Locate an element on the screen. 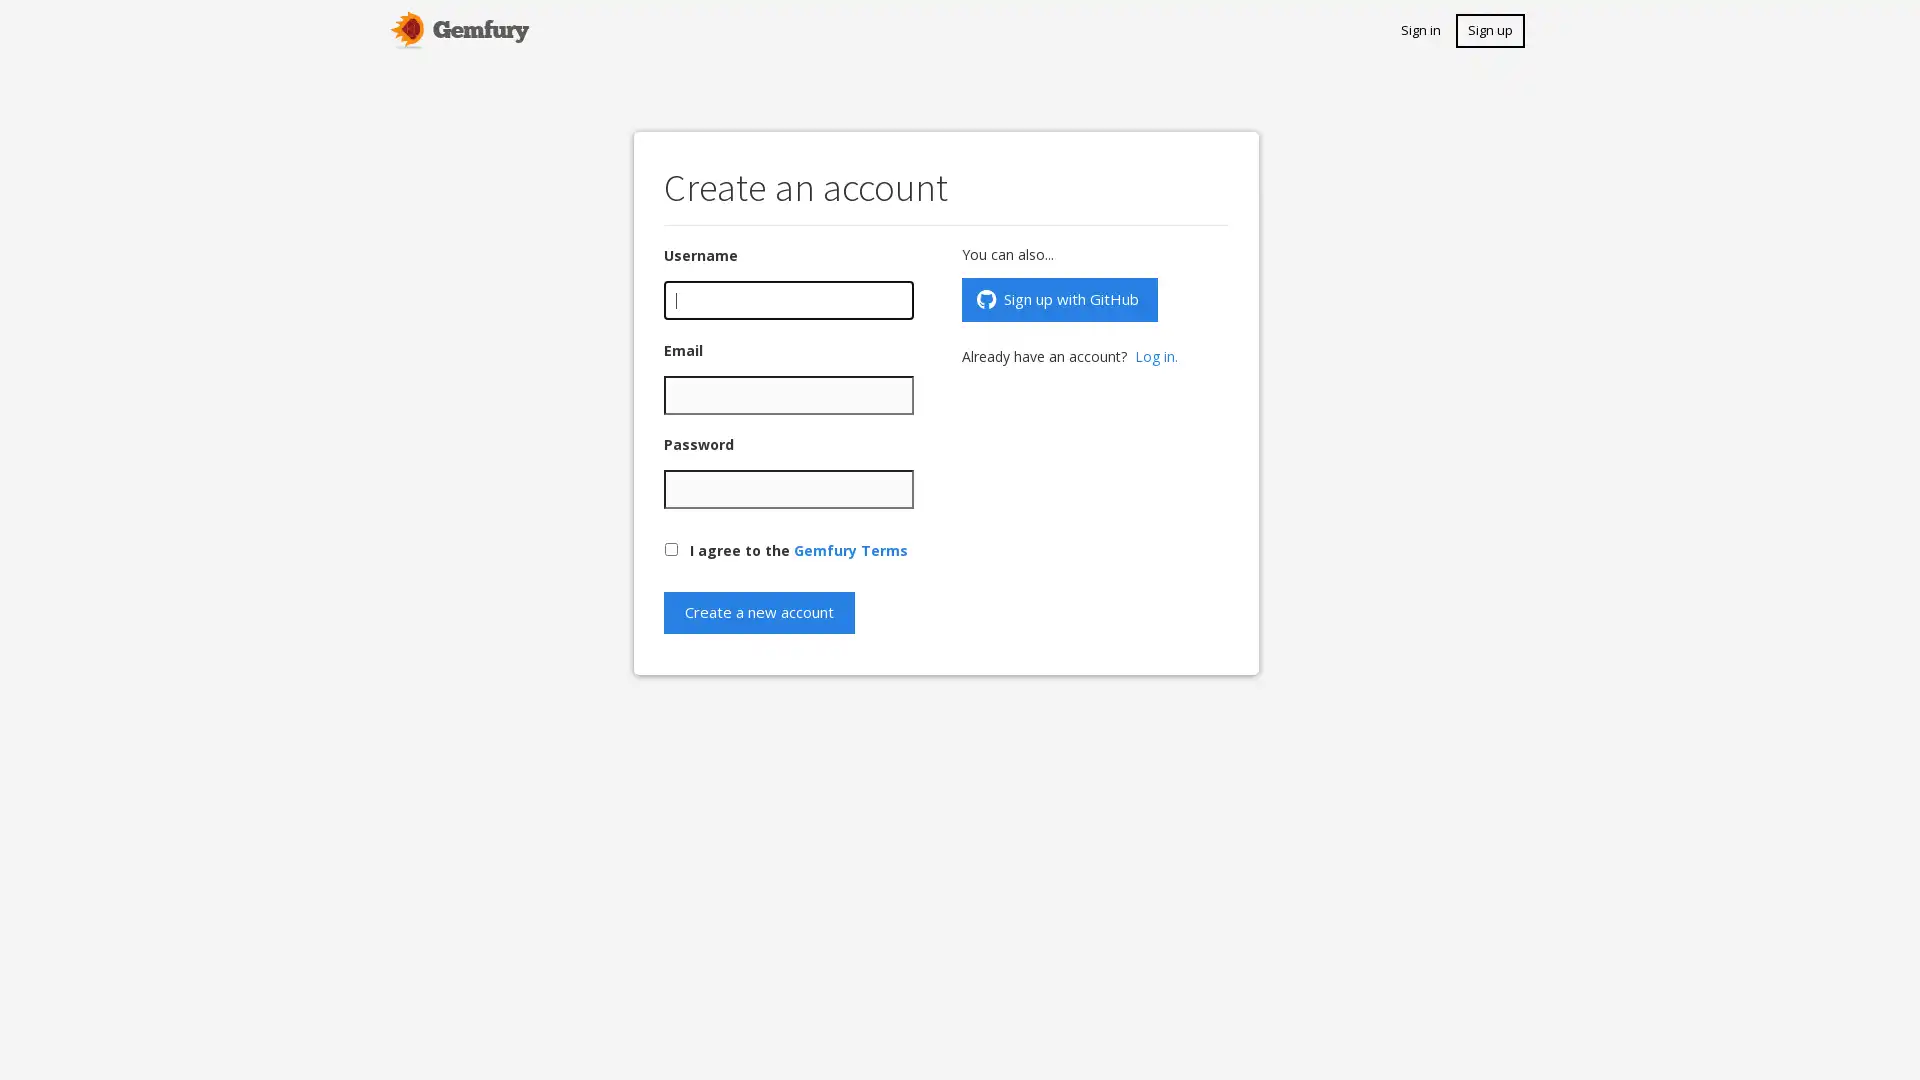  Create a new account is located at coordinates (758, 611).